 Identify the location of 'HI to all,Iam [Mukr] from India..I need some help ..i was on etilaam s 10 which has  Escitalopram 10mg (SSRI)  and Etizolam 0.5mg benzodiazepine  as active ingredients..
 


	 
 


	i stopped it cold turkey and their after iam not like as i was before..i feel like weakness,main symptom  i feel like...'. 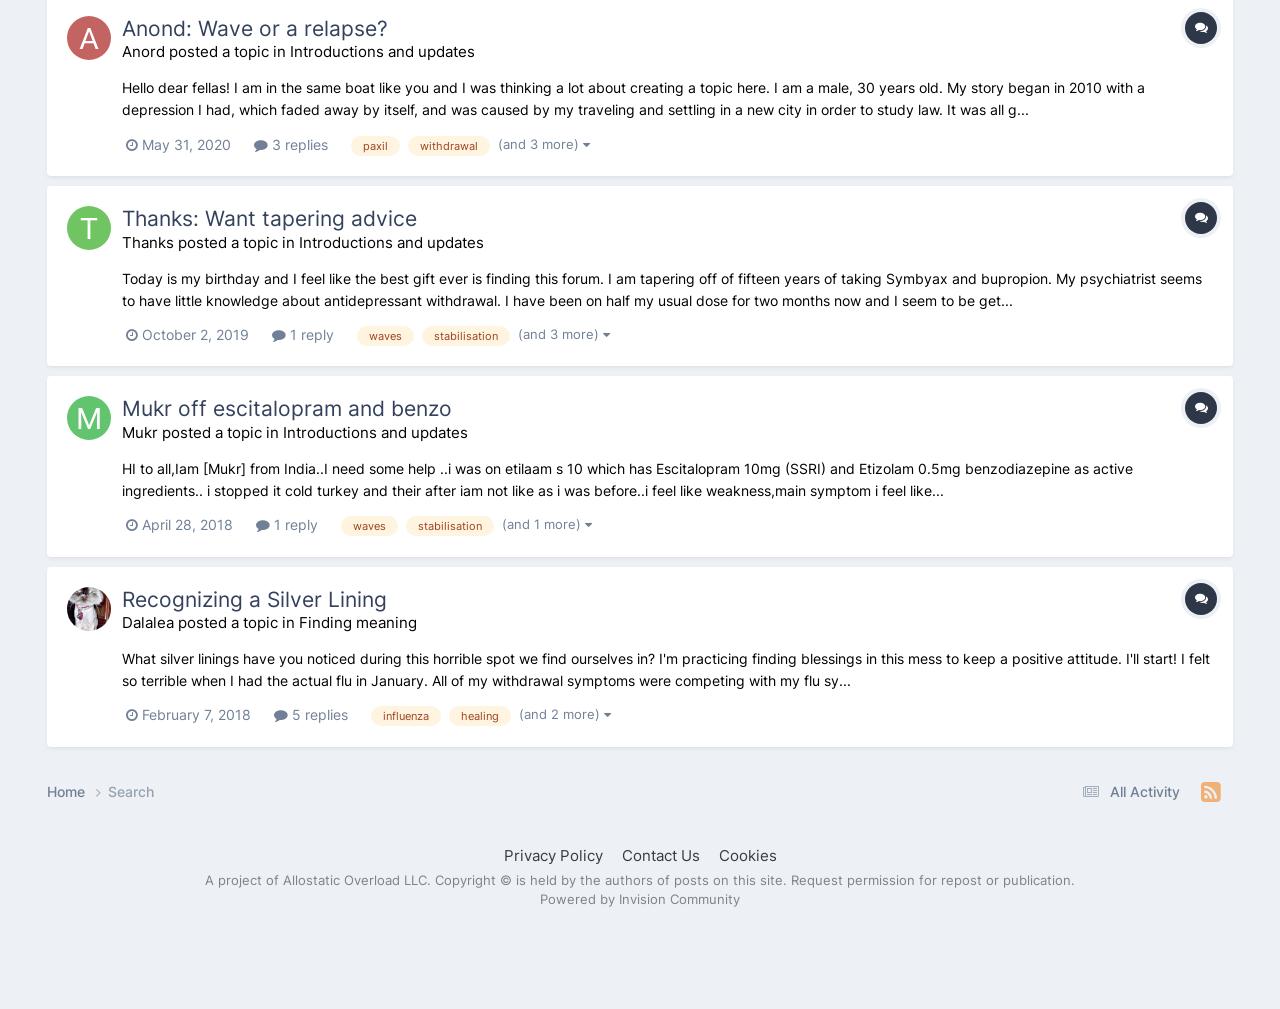
(626, 477).